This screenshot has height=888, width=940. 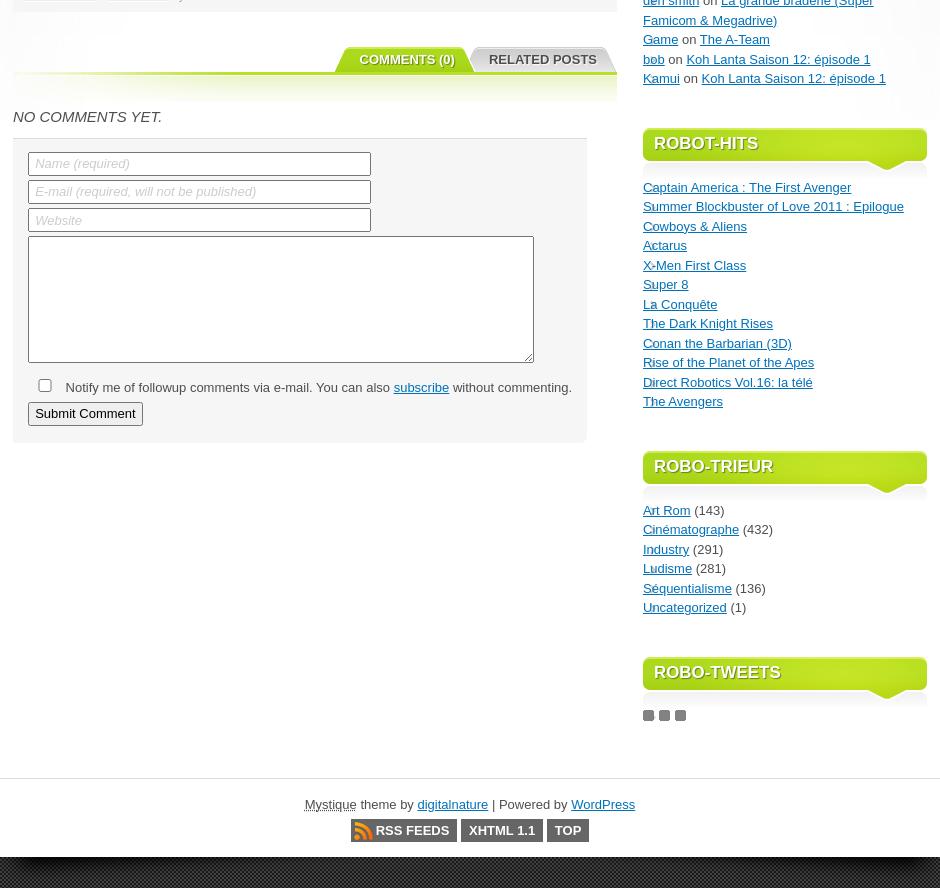 What do you see at coordinates (665, 547) in the screenshot?
I see `'Industry'` at bounding box center [665, 547].